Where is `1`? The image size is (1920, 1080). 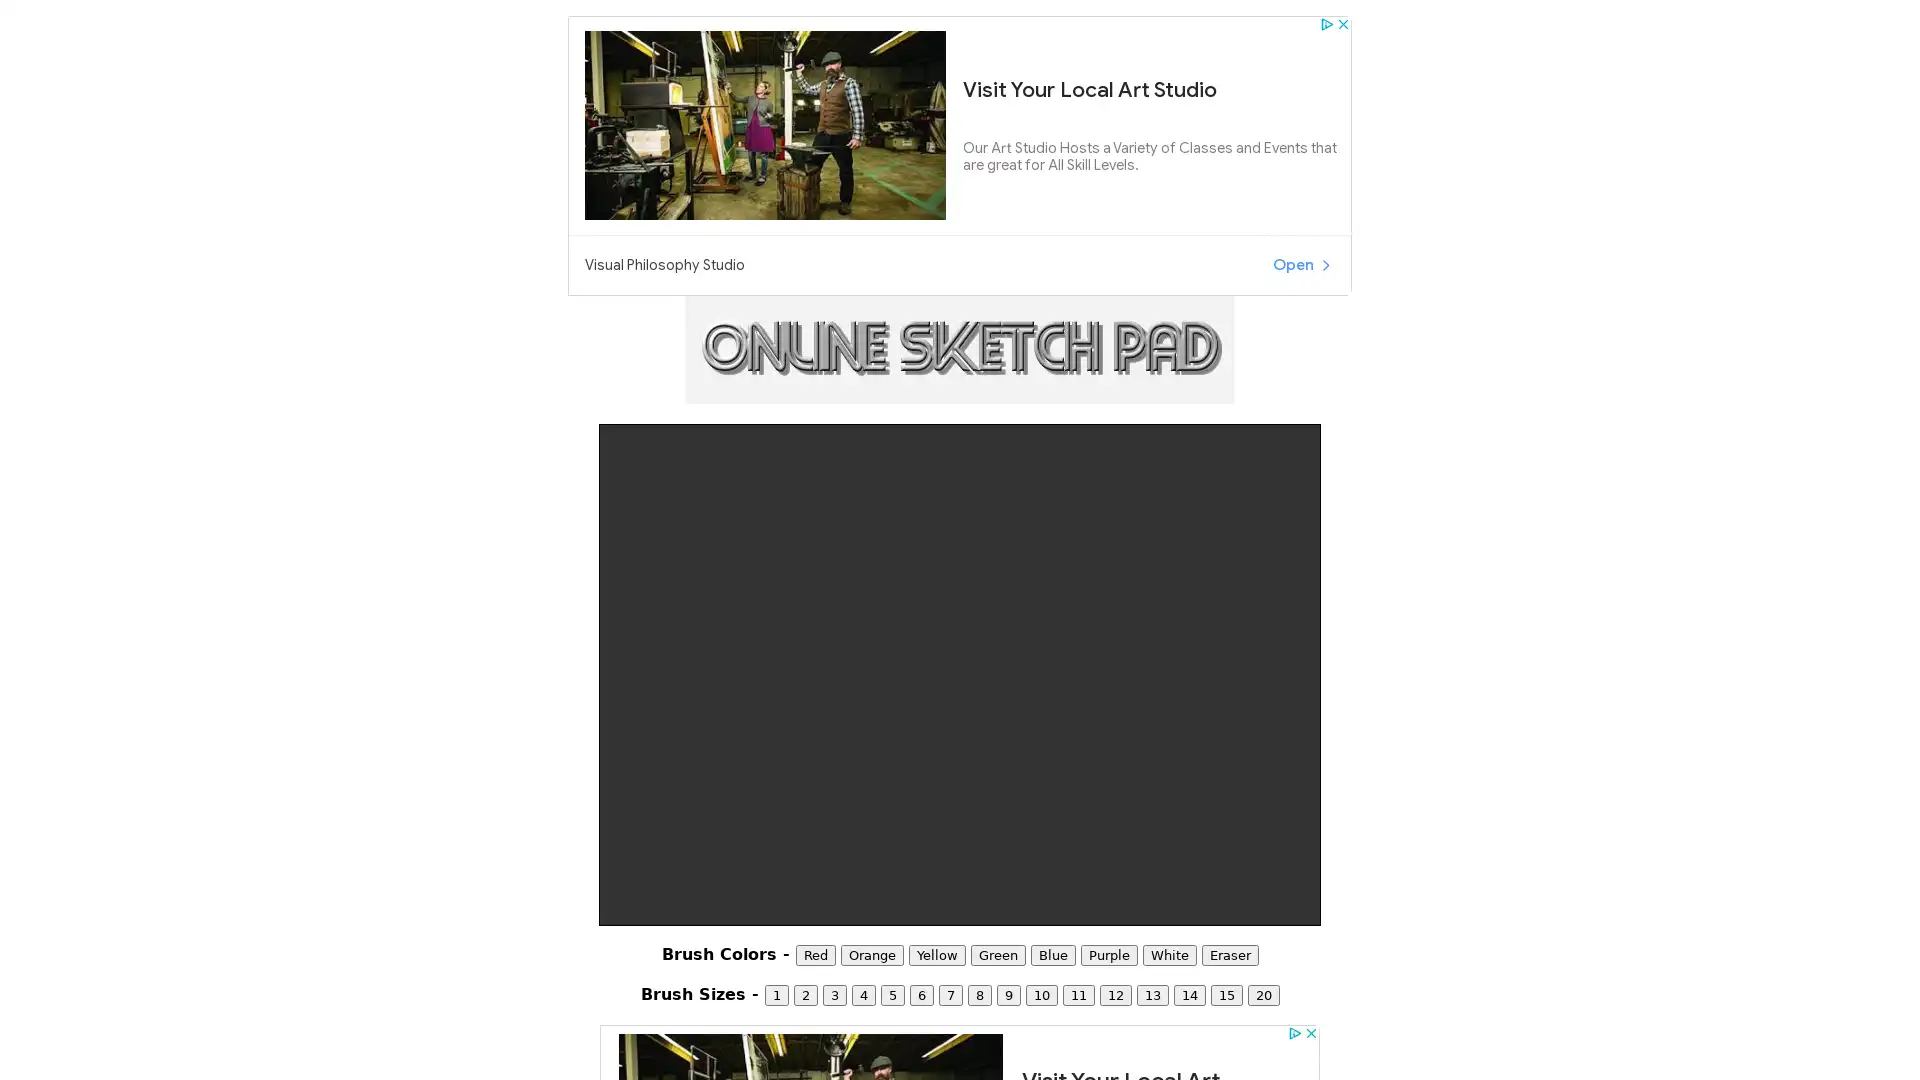
1 is located at coordinates (775, 995).